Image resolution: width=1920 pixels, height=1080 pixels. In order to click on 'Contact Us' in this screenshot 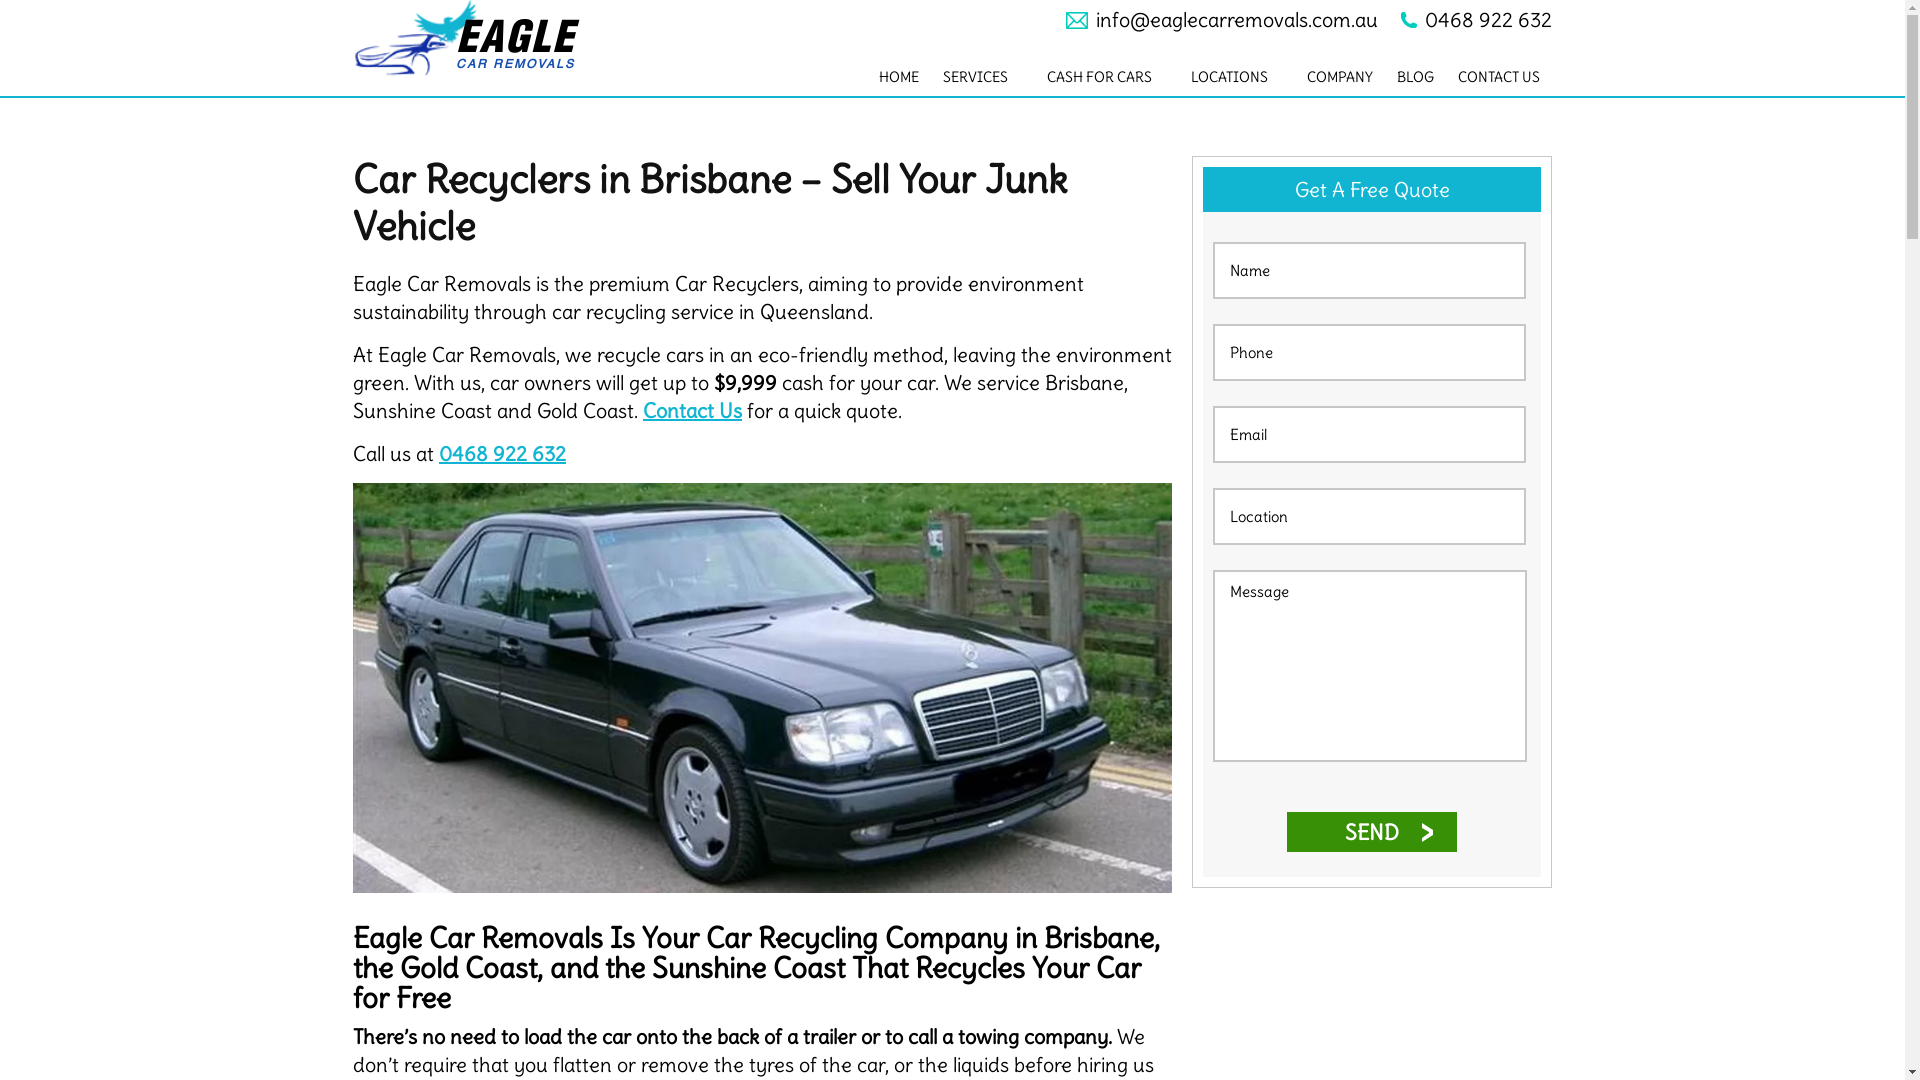, I will do `click(692, 409)`.